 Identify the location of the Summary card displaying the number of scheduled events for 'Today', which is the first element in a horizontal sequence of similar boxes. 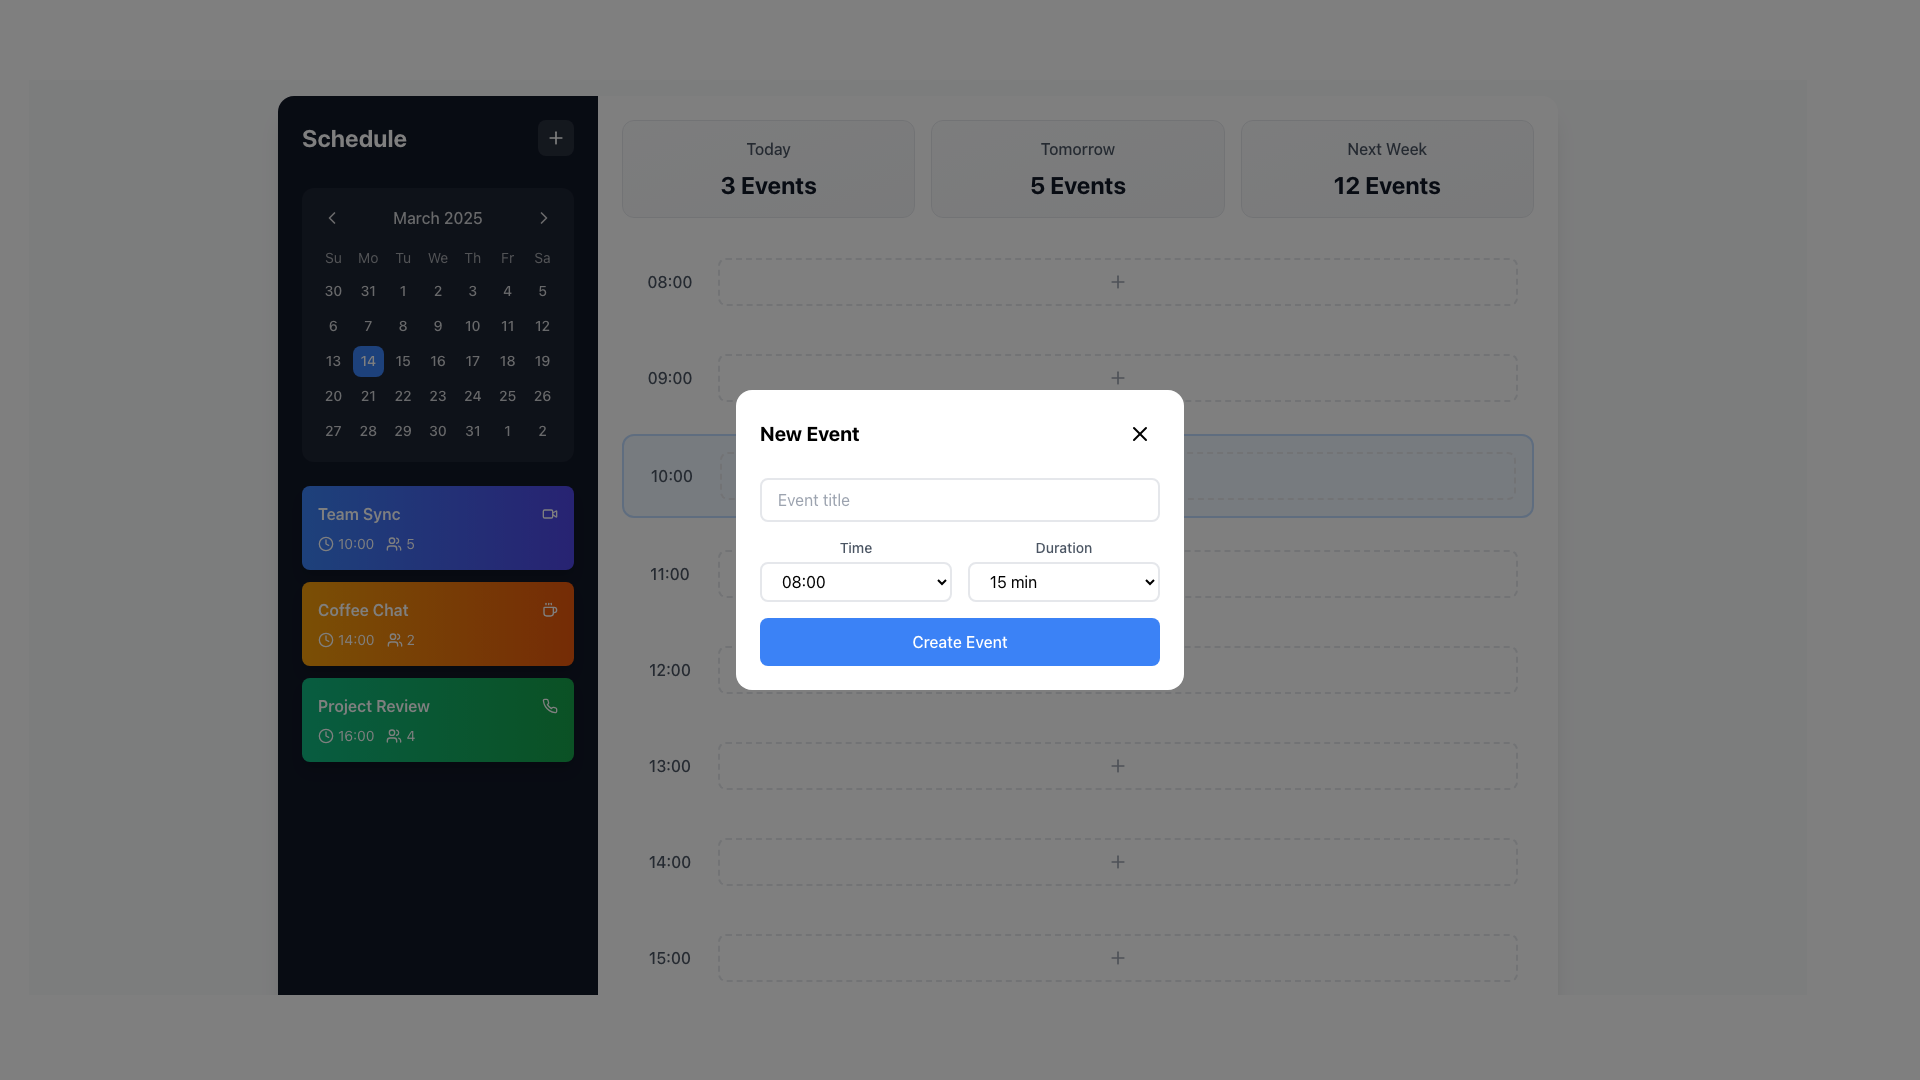
(767, 168).